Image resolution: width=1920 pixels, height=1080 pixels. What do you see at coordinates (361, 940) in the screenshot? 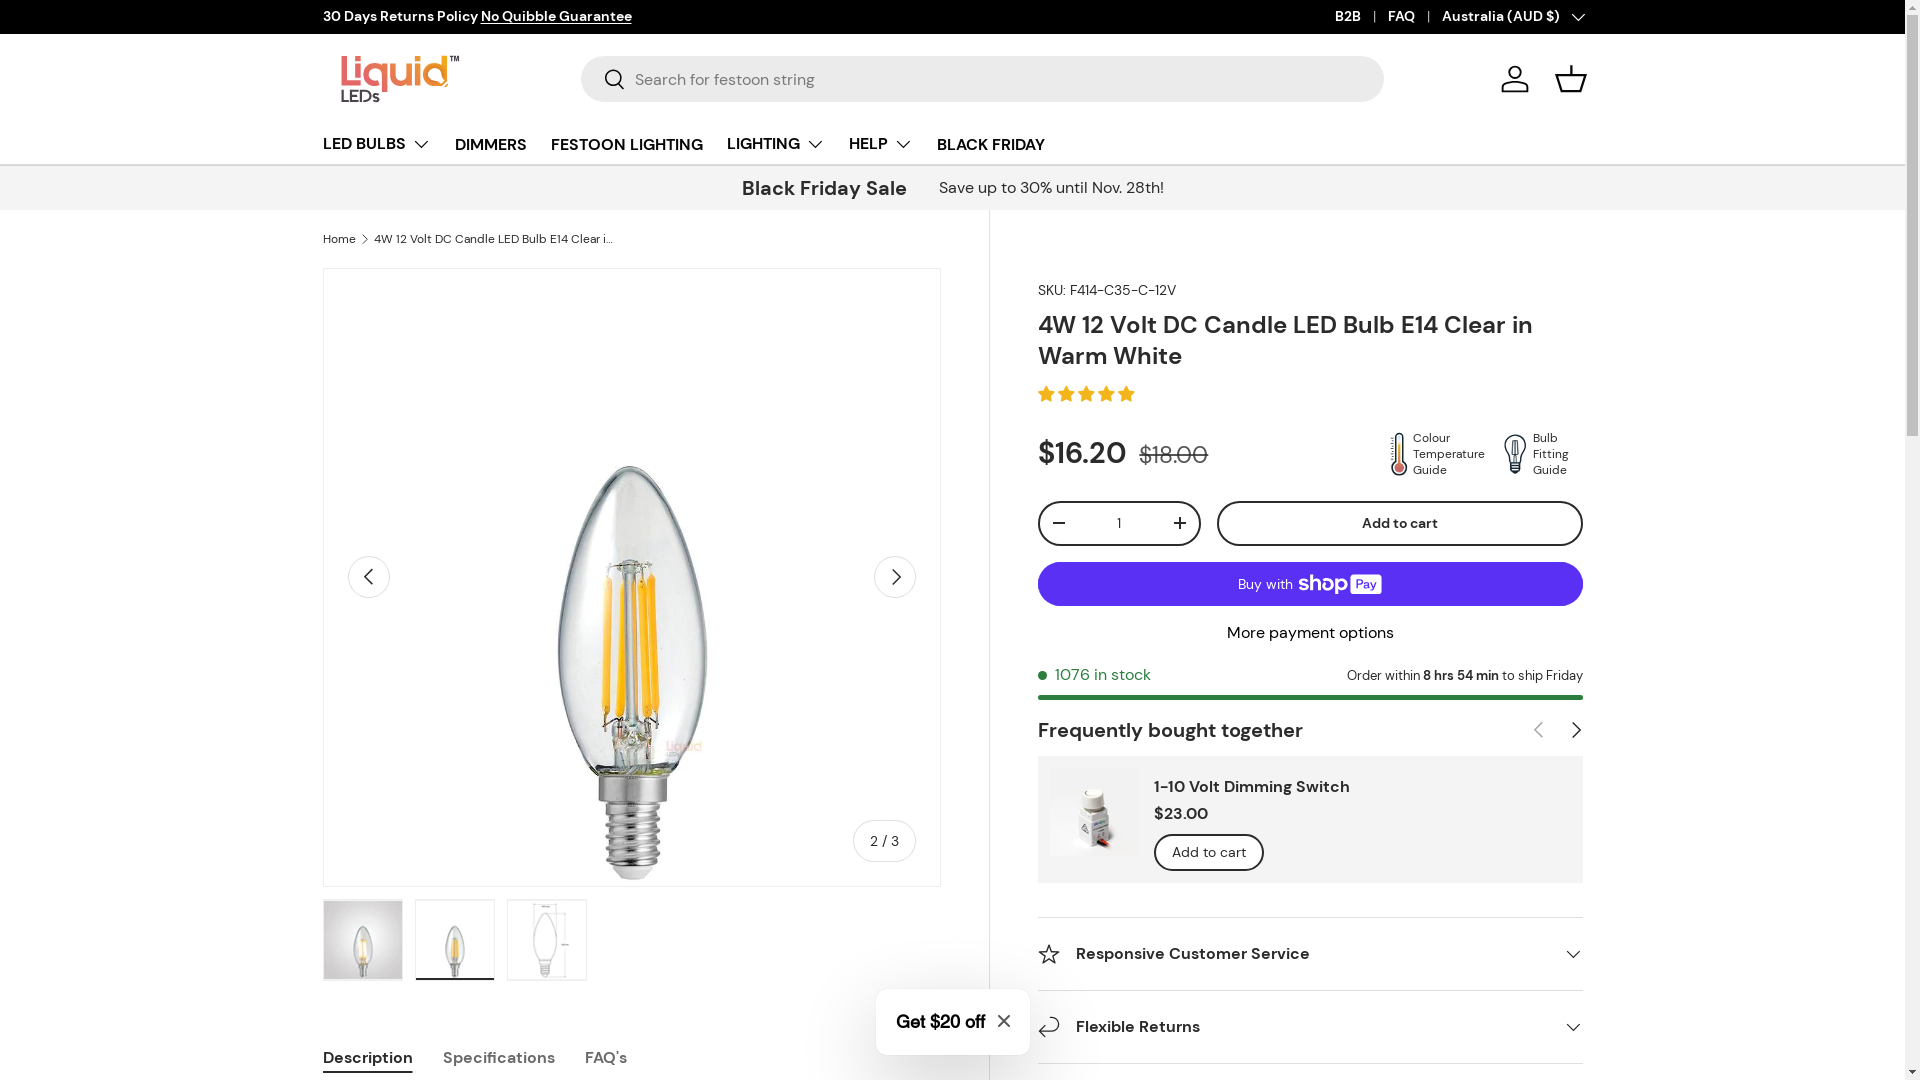
I see `'Load image 1 in gallery view'` at bounding box center [361, 940].